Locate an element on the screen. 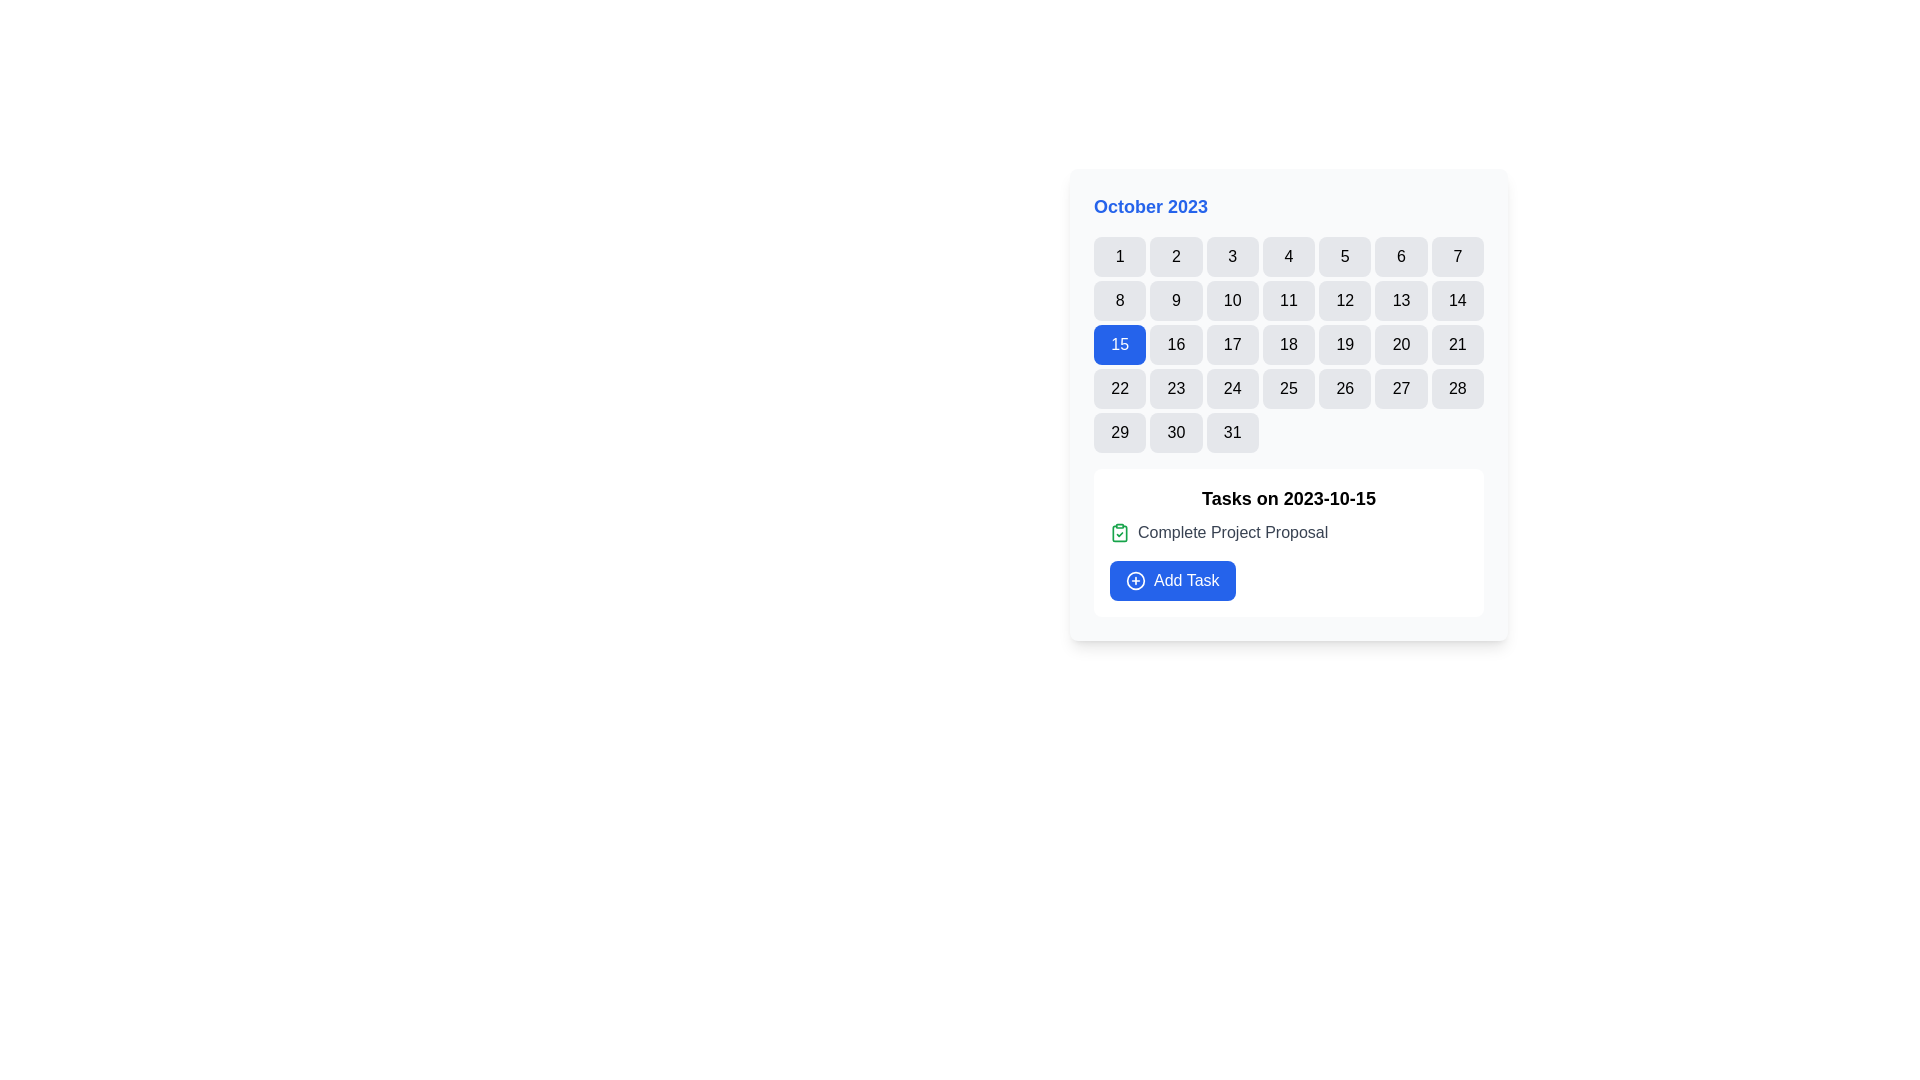 The width and height of the screenshot is (1920, 1080). the button representing the 26th day in the calendar to change its background color is located at coordinates (1345, 389).